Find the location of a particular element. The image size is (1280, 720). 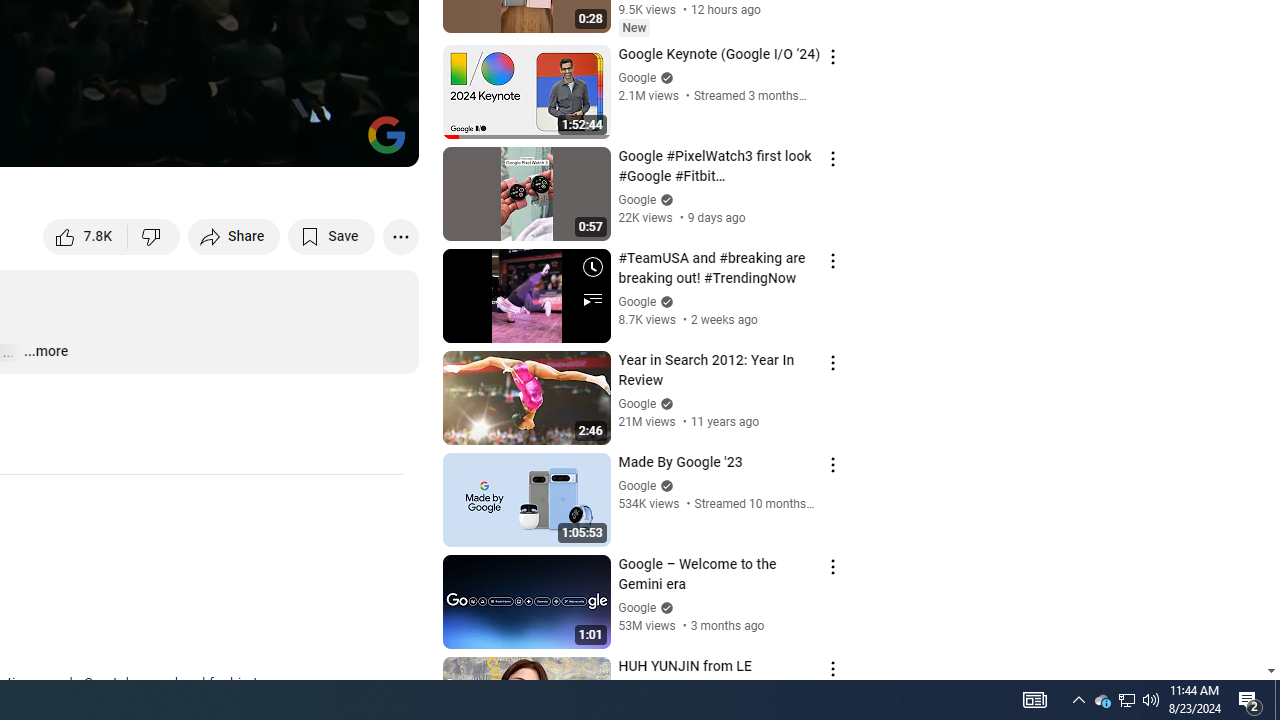

'Share' is located at coordinates (234, 235).